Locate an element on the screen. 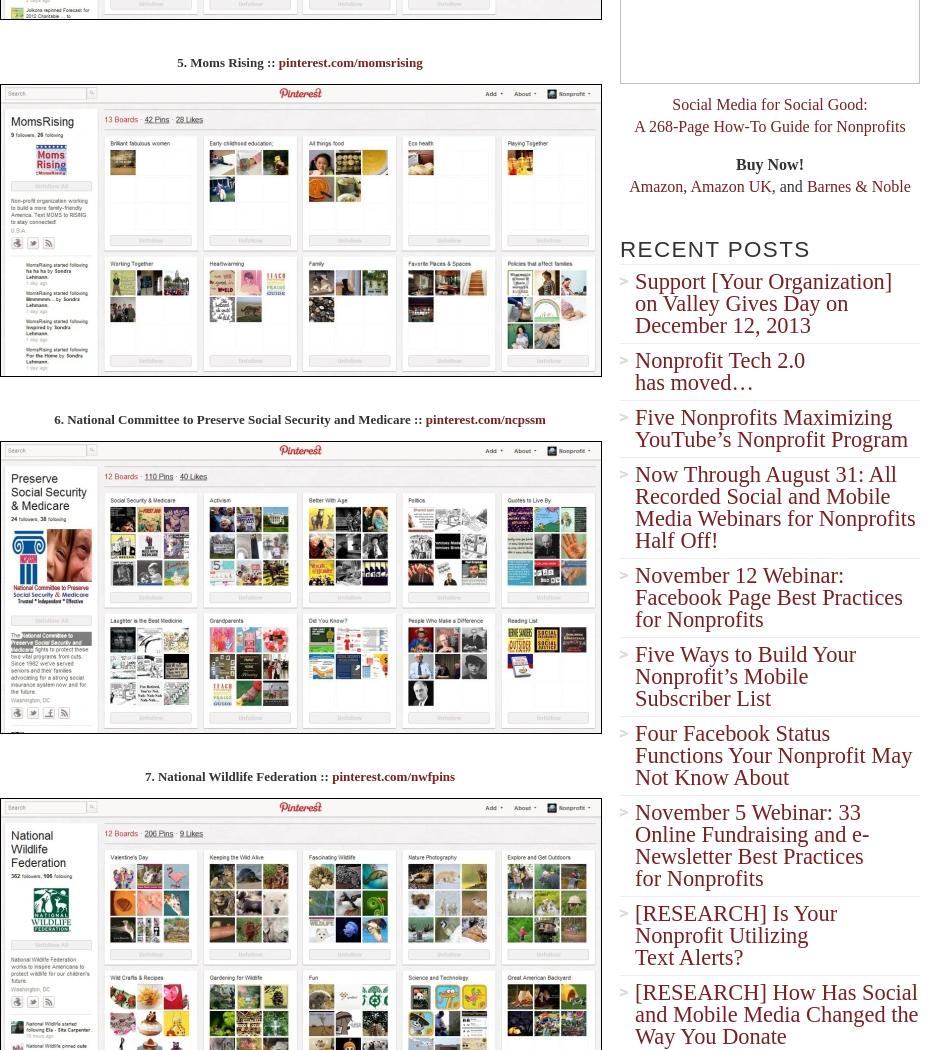 This screenshot has width=930, height=1050. 'Amazon' is located at coordinates (655, 186).